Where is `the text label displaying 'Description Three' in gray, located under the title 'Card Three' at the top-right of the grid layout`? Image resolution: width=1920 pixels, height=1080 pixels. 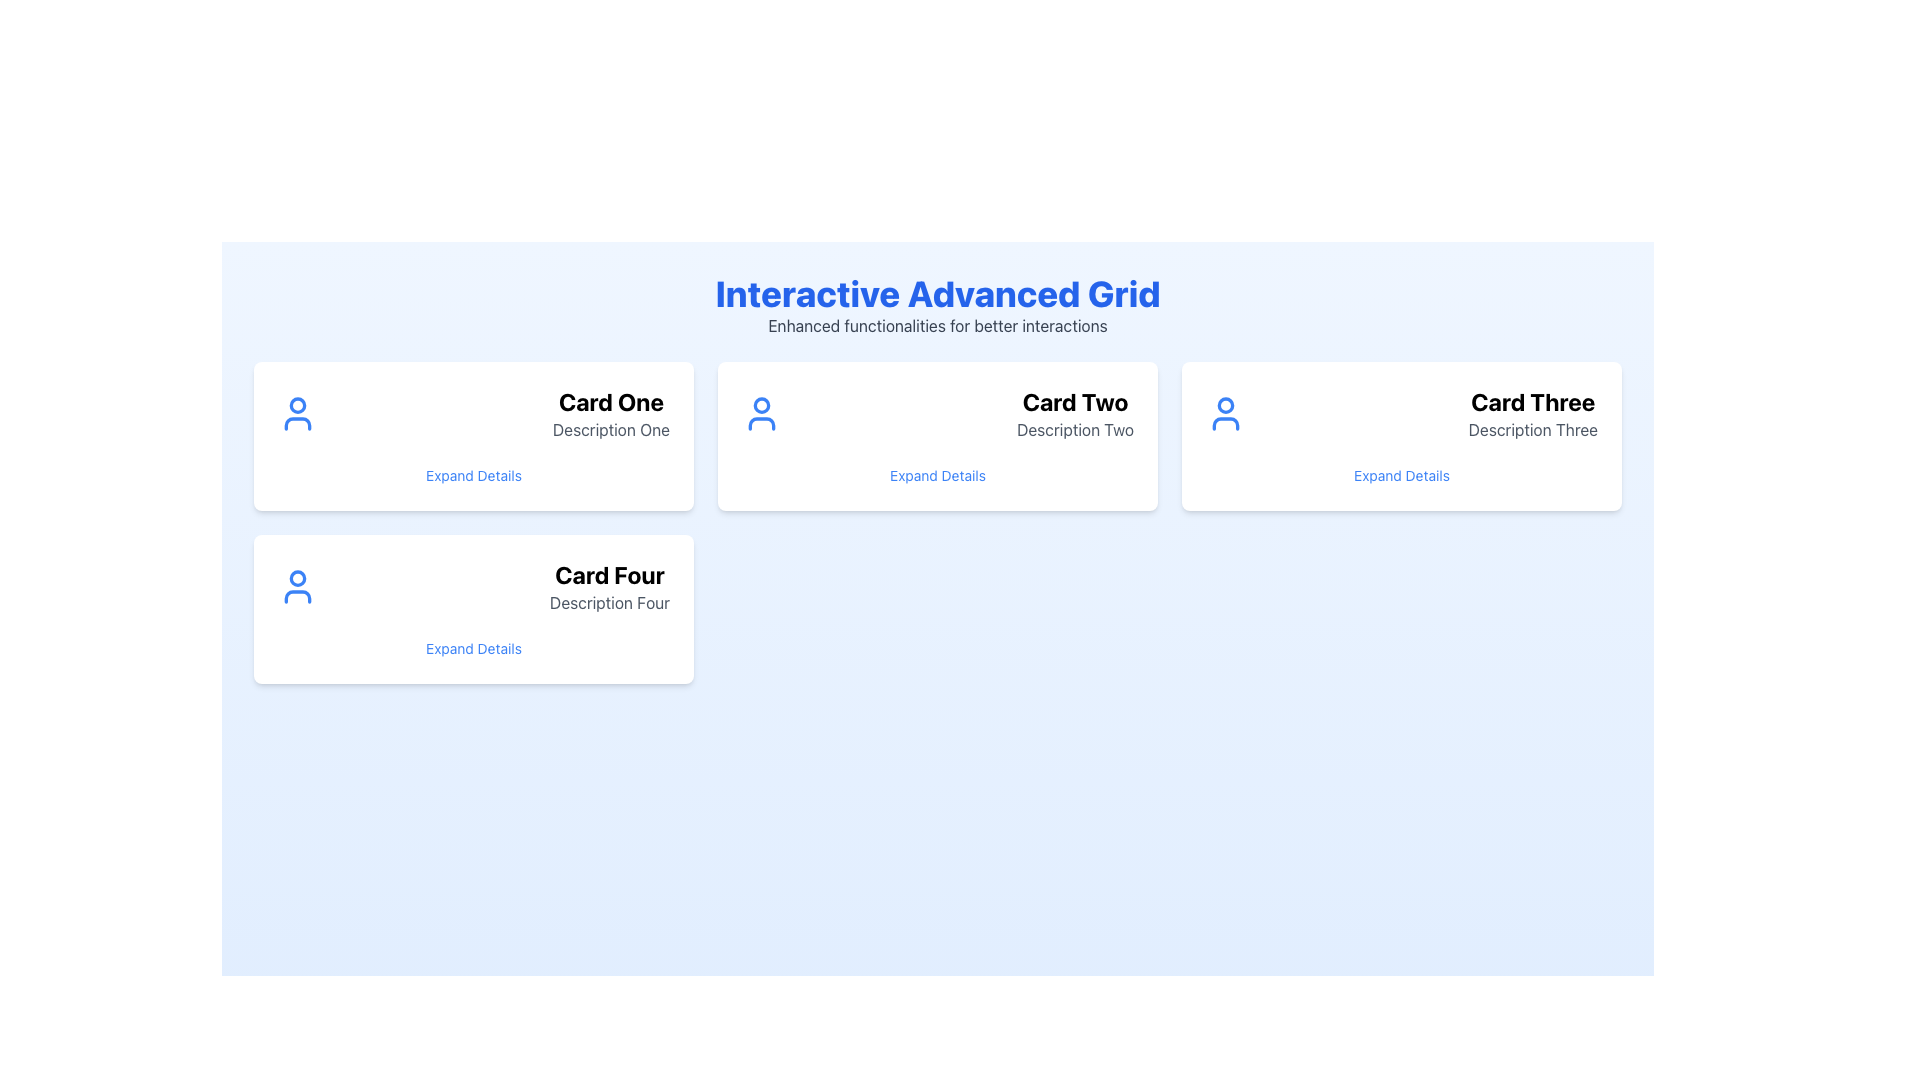
the text label displaying 'Description Three' in gray, located under the title 'Card Three' at the top-right of the grid layout is located at coordinates (1532, 428).